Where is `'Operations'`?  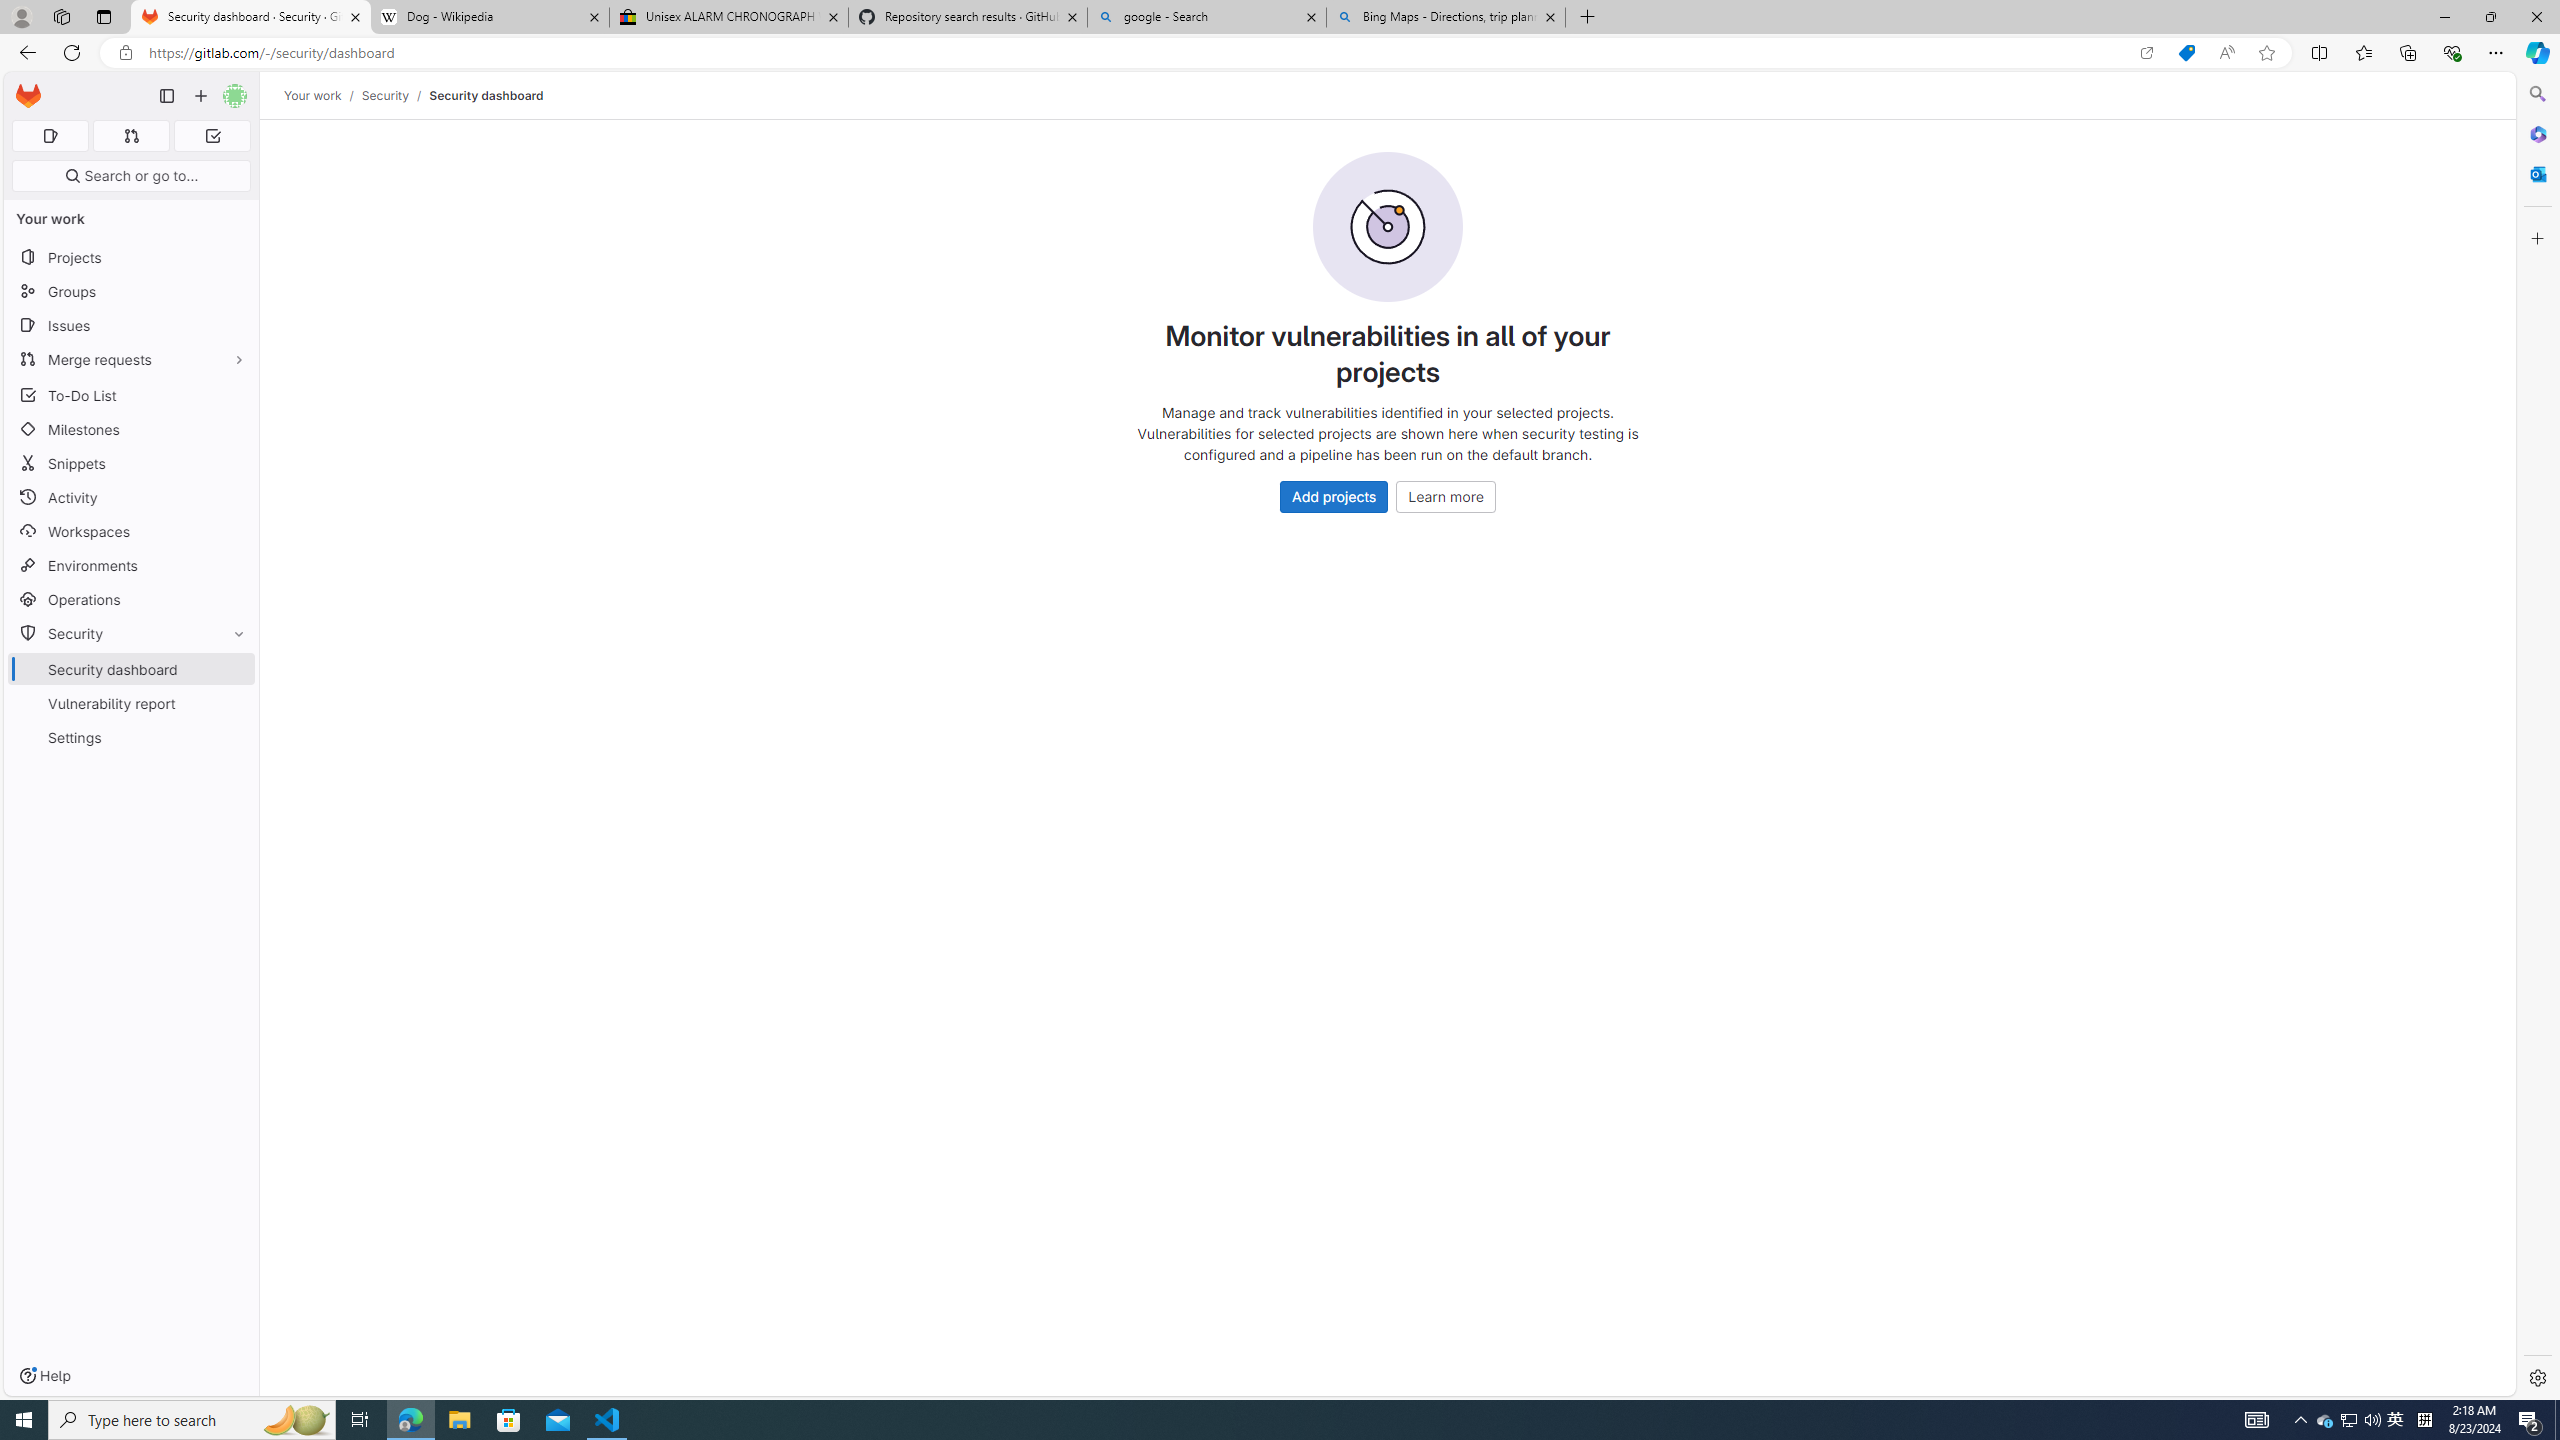
'Operations' is located at coordinates (130, 598).